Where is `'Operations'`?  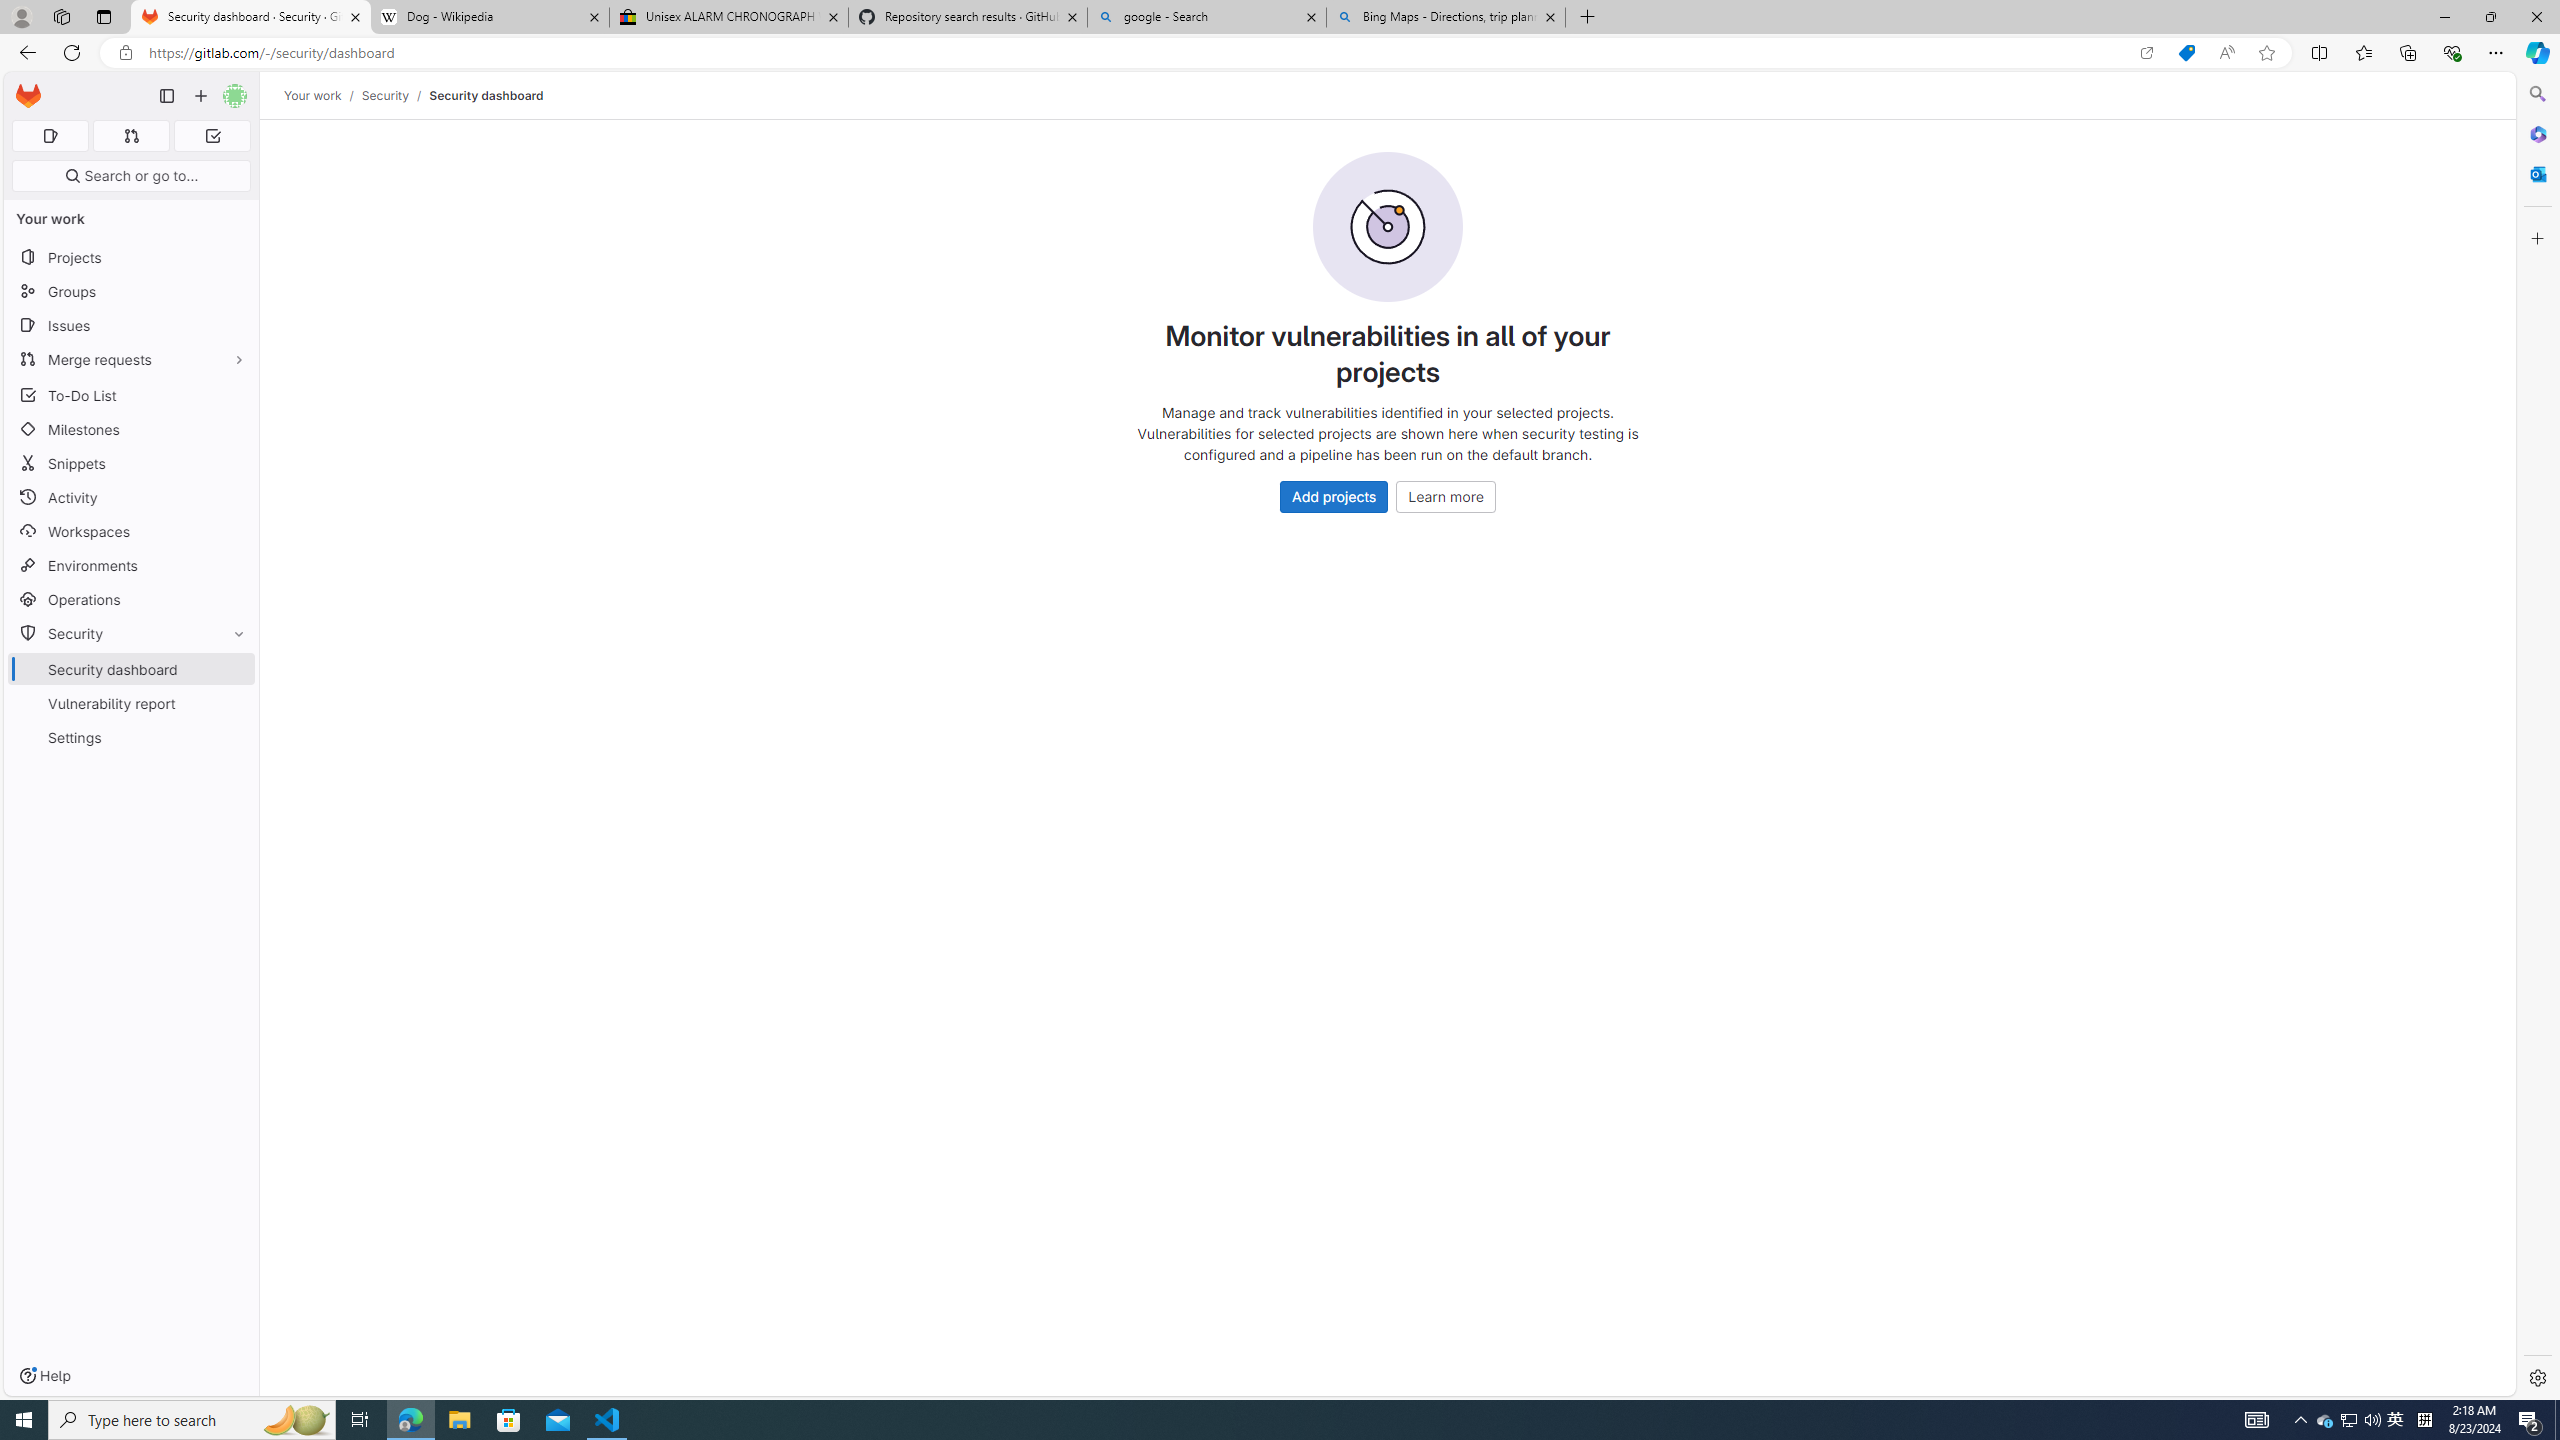
'Operations' is located at coordinates (130, 598).